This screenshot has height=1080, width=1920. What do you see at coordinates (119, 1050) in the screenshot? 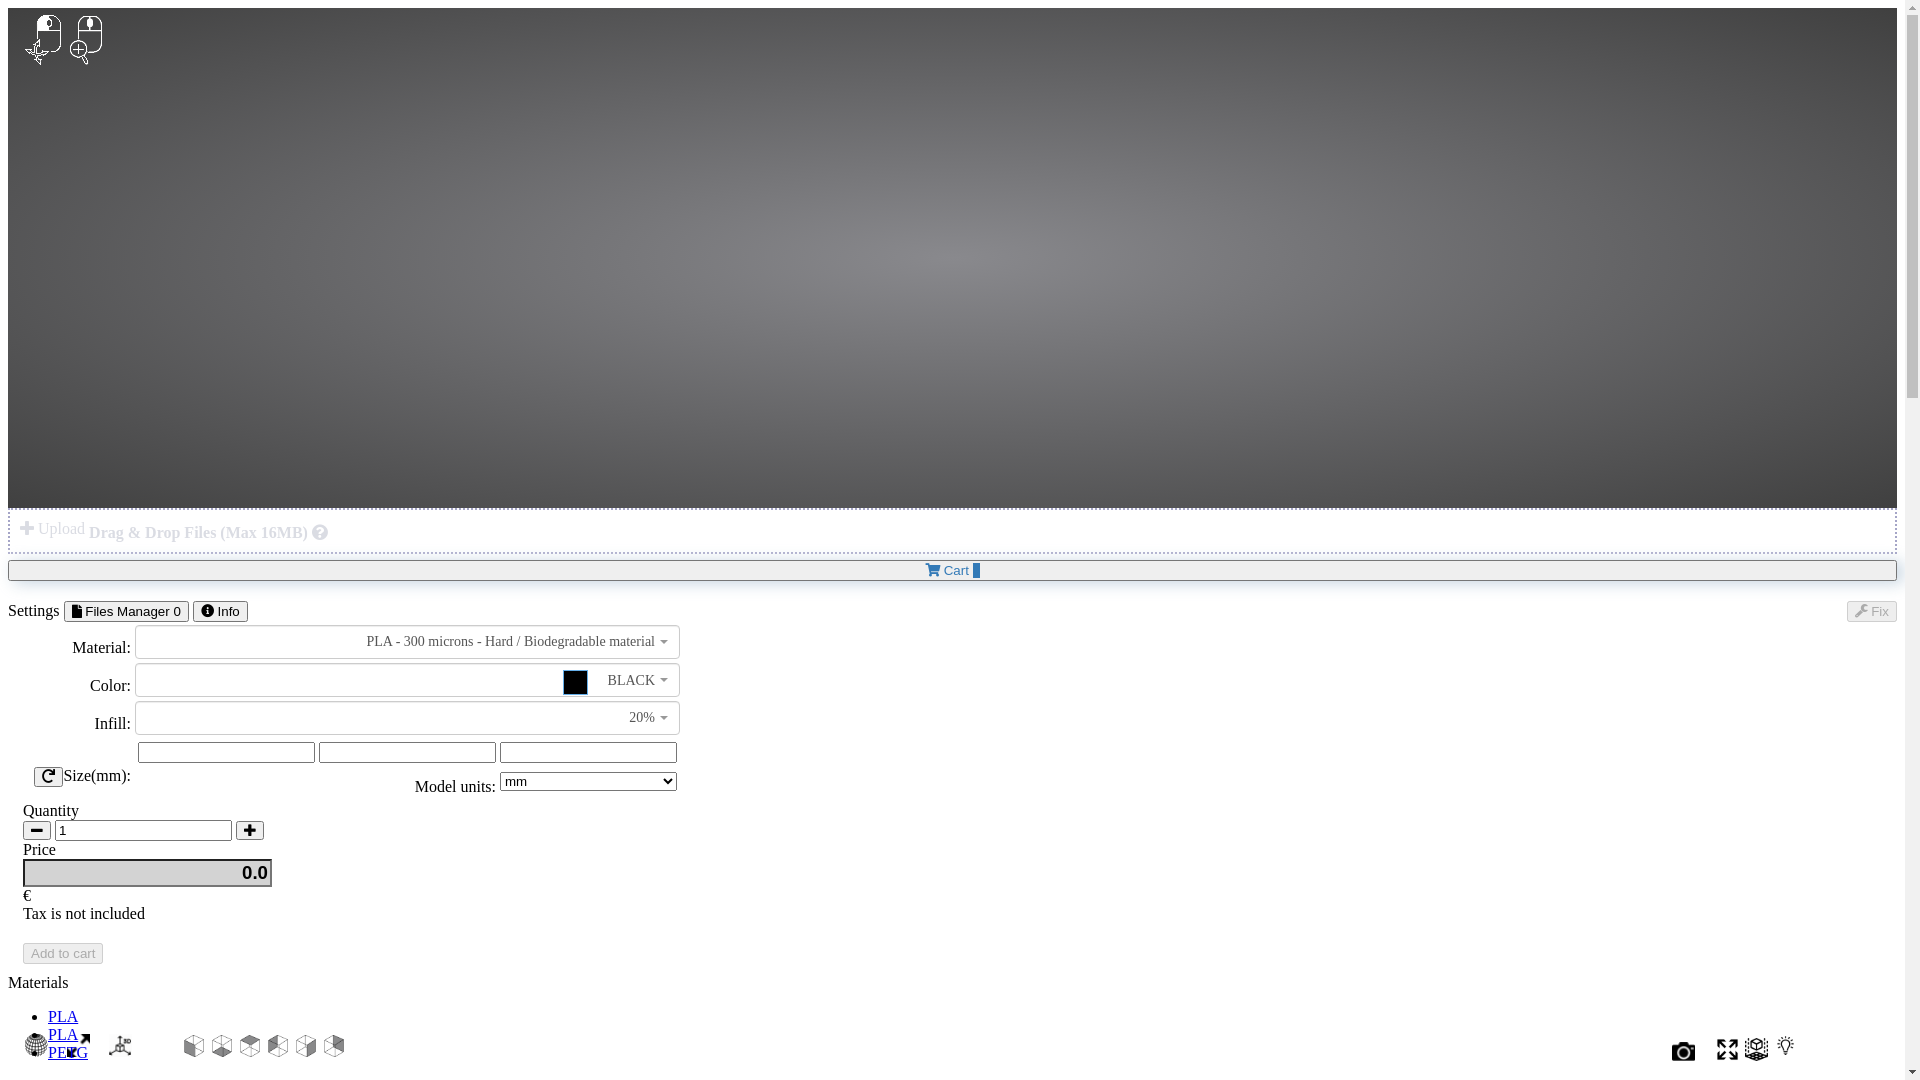
I see `'Axes'` at bounding box center [119, 1050].